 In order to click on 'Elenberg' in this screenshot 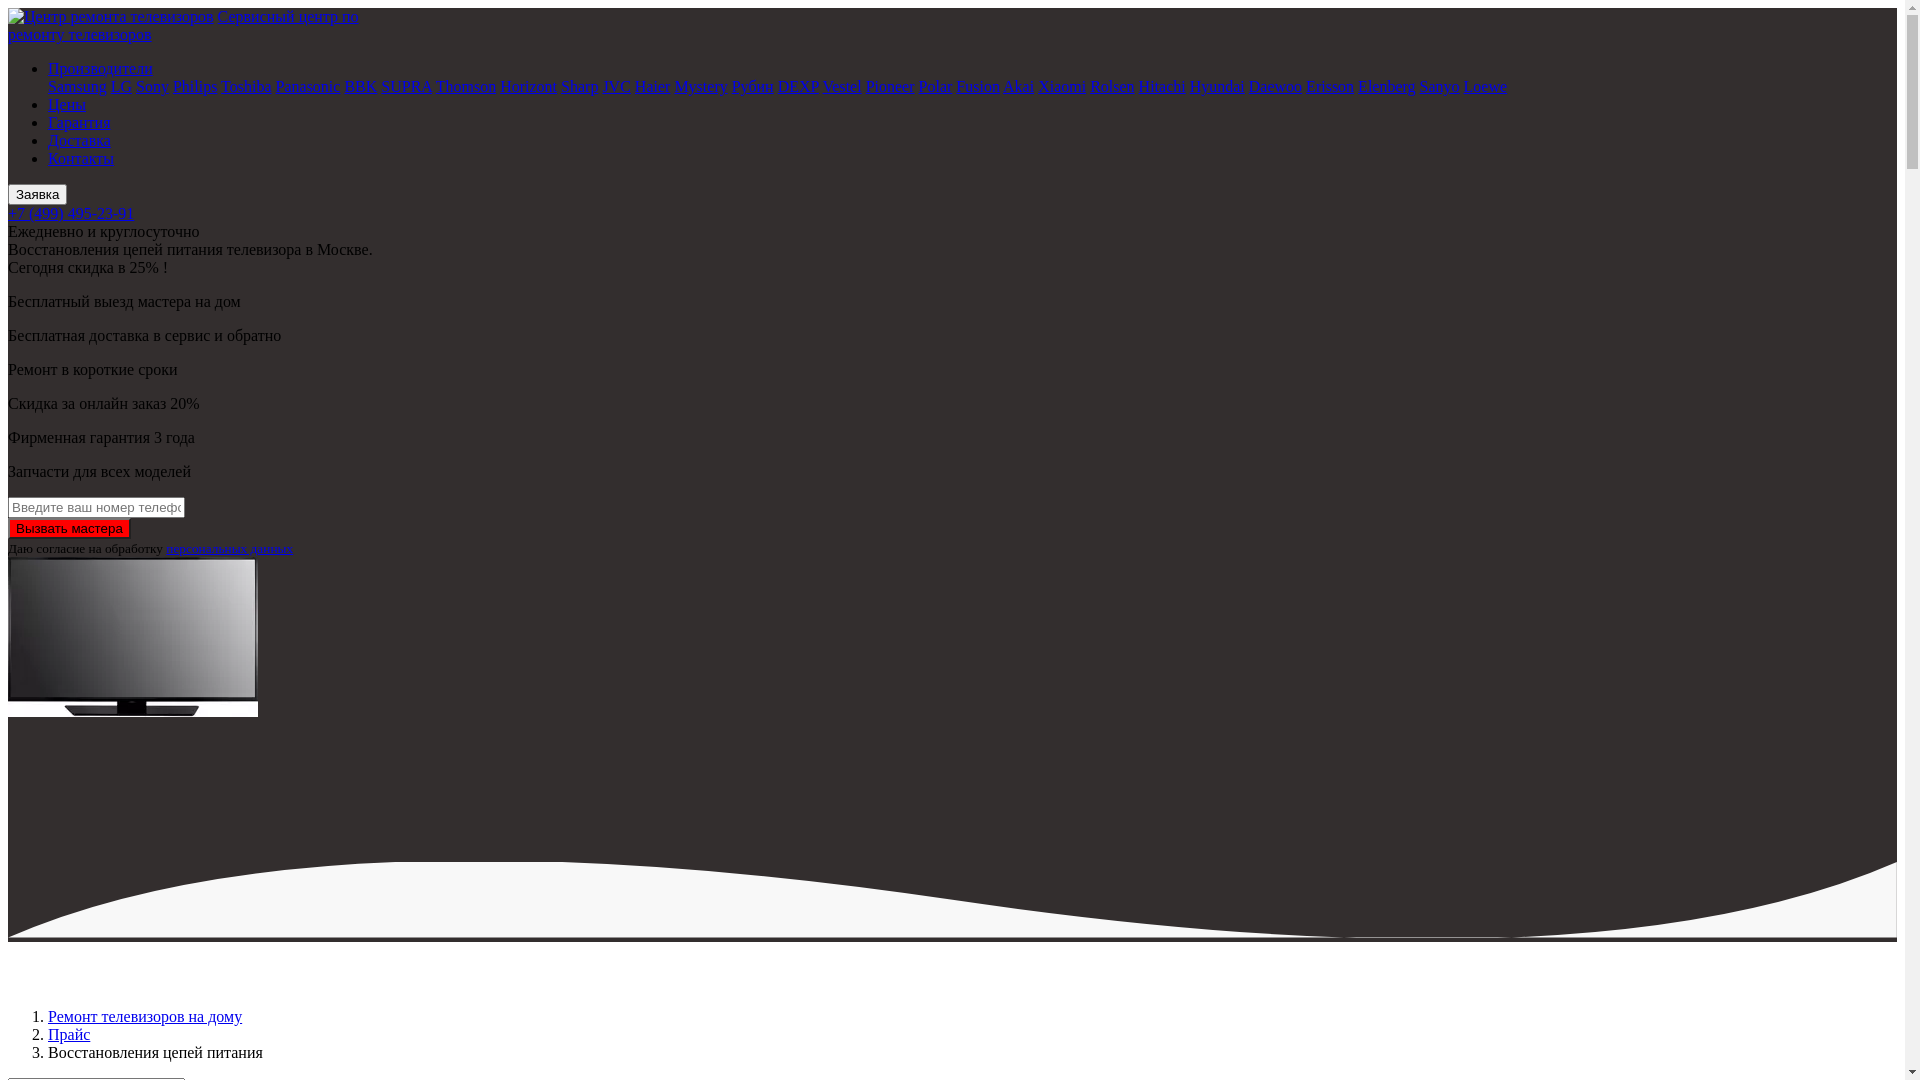, I will do `click(1385, 85)`.